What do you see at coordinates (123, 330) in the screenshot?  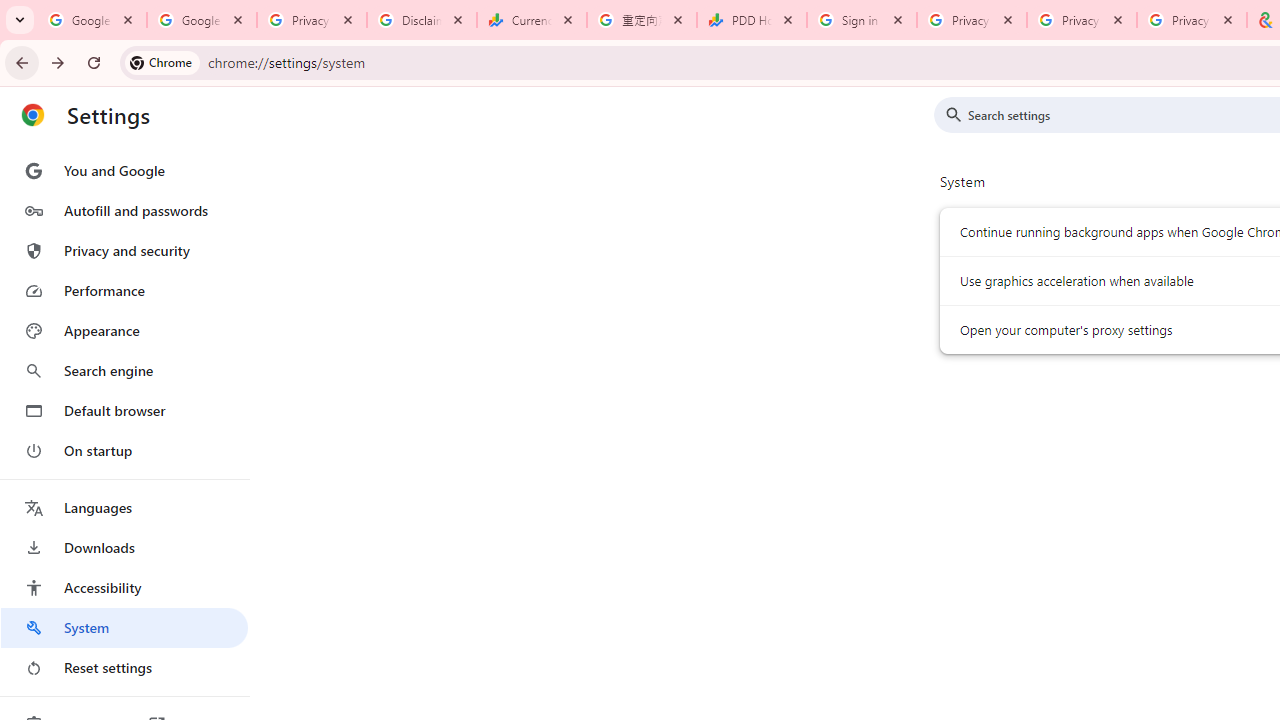 I see `'Appearance'` at bounding box center [123, 330].